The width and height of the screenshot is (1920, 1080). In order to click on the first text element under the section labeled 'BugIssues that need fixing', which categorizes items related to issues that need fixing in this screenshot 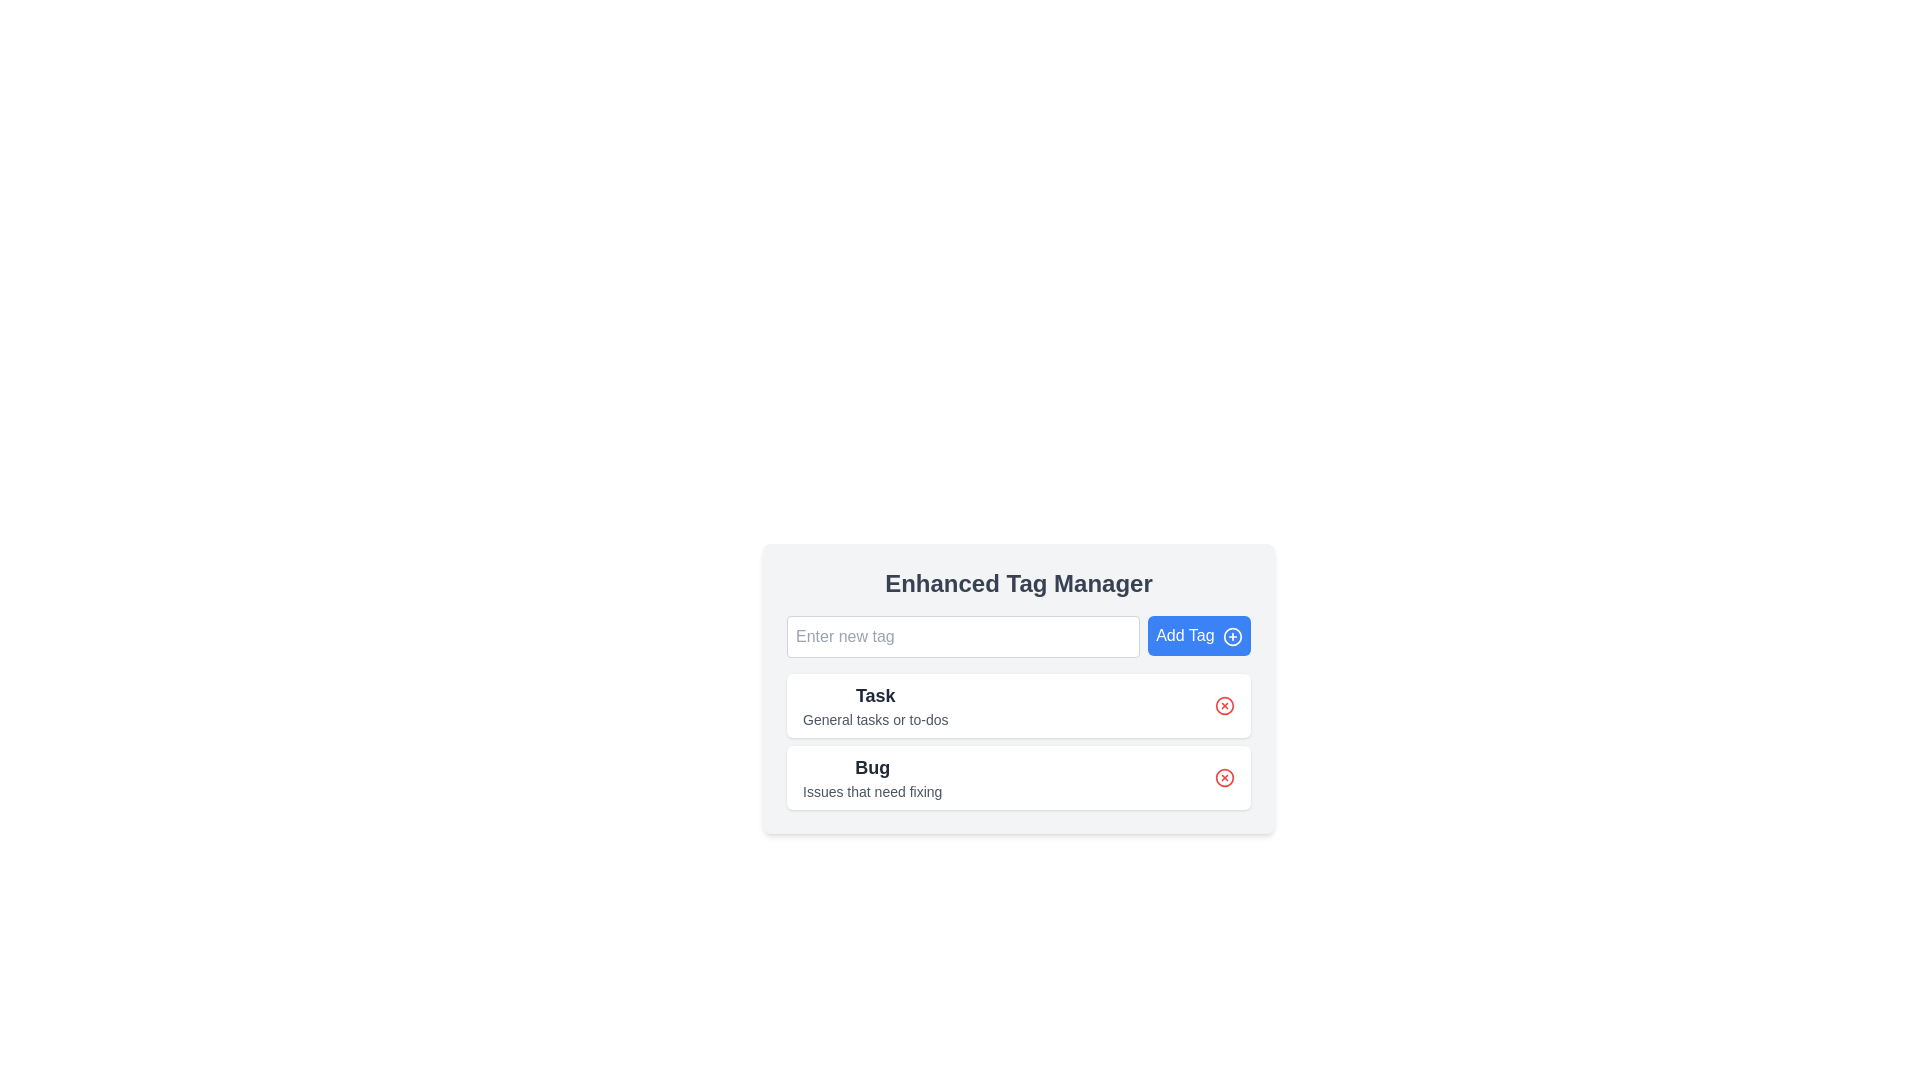, I will do `click(872, 766)`.